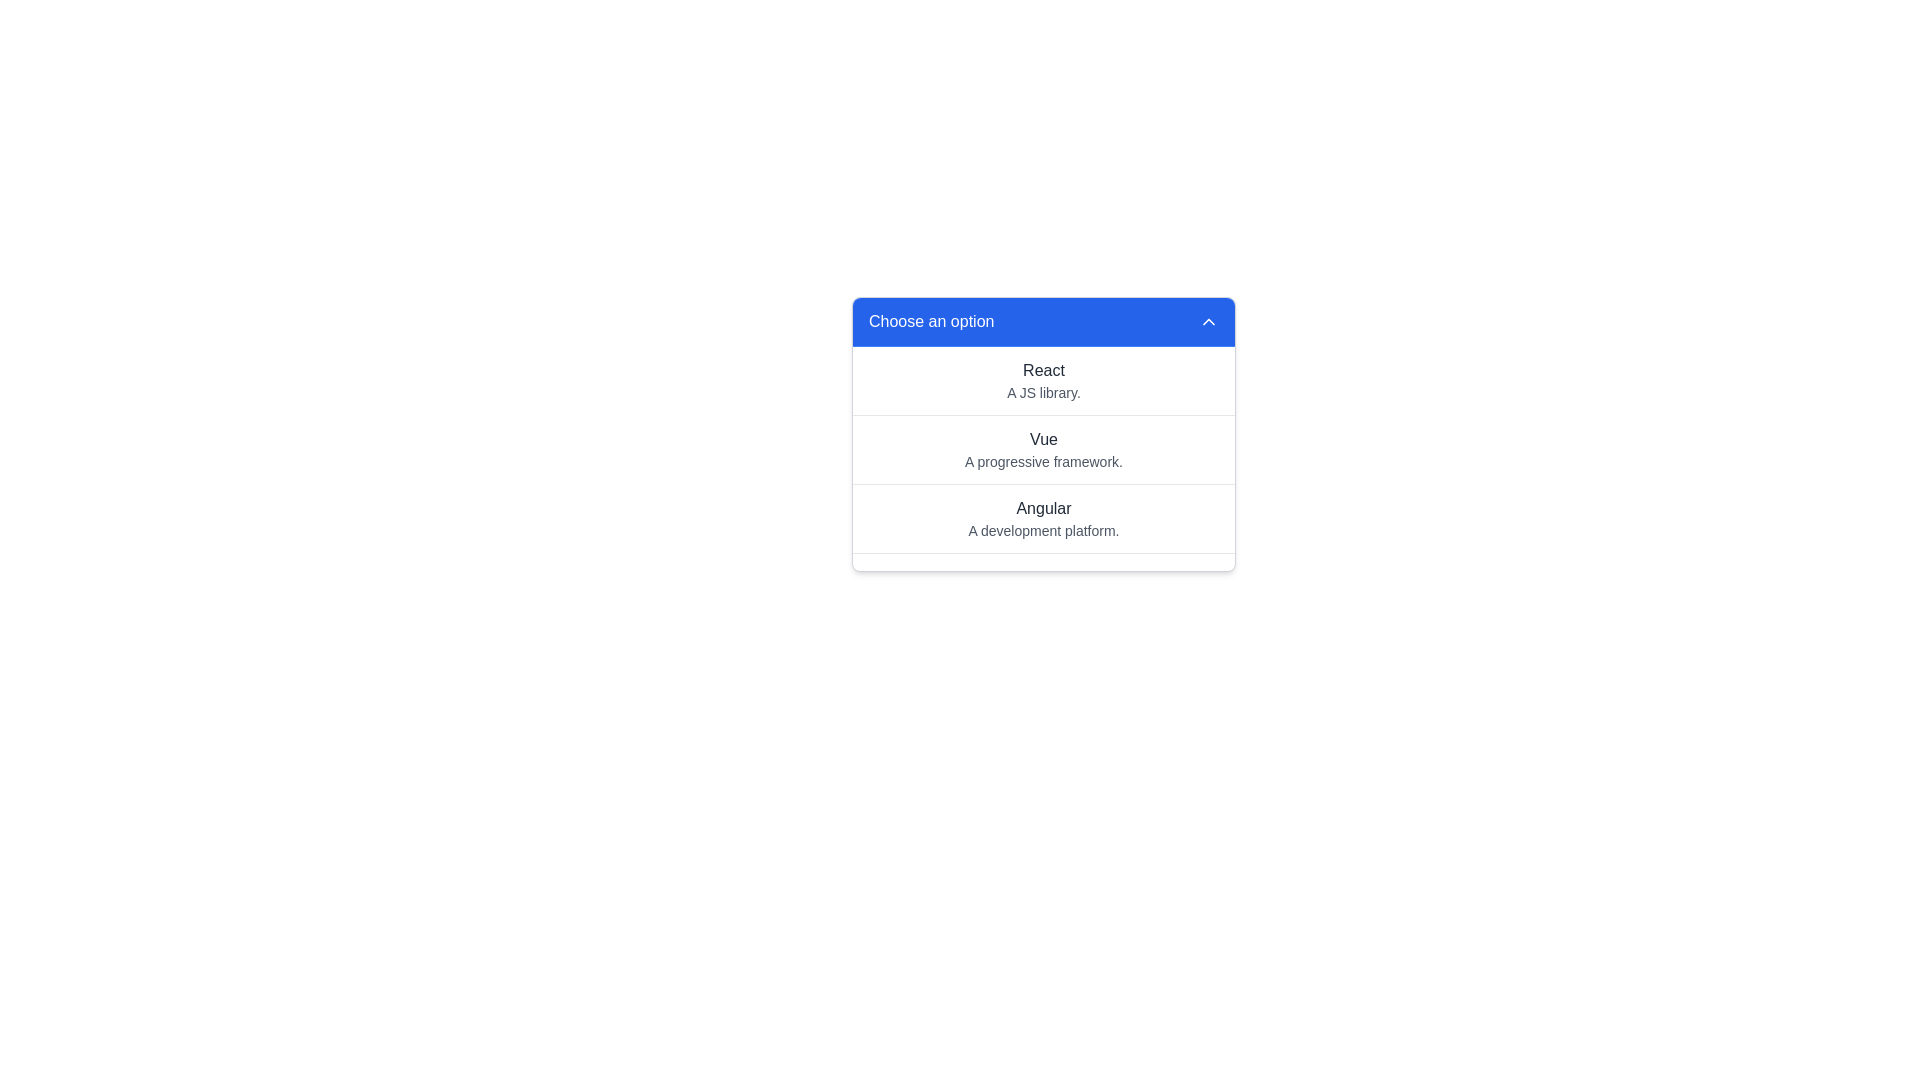  Describe the element at coordinates (1042, 370) in the screenshot. I see `the 'React' text label within the dropdown menu titled 'Choose an option'` at that location.